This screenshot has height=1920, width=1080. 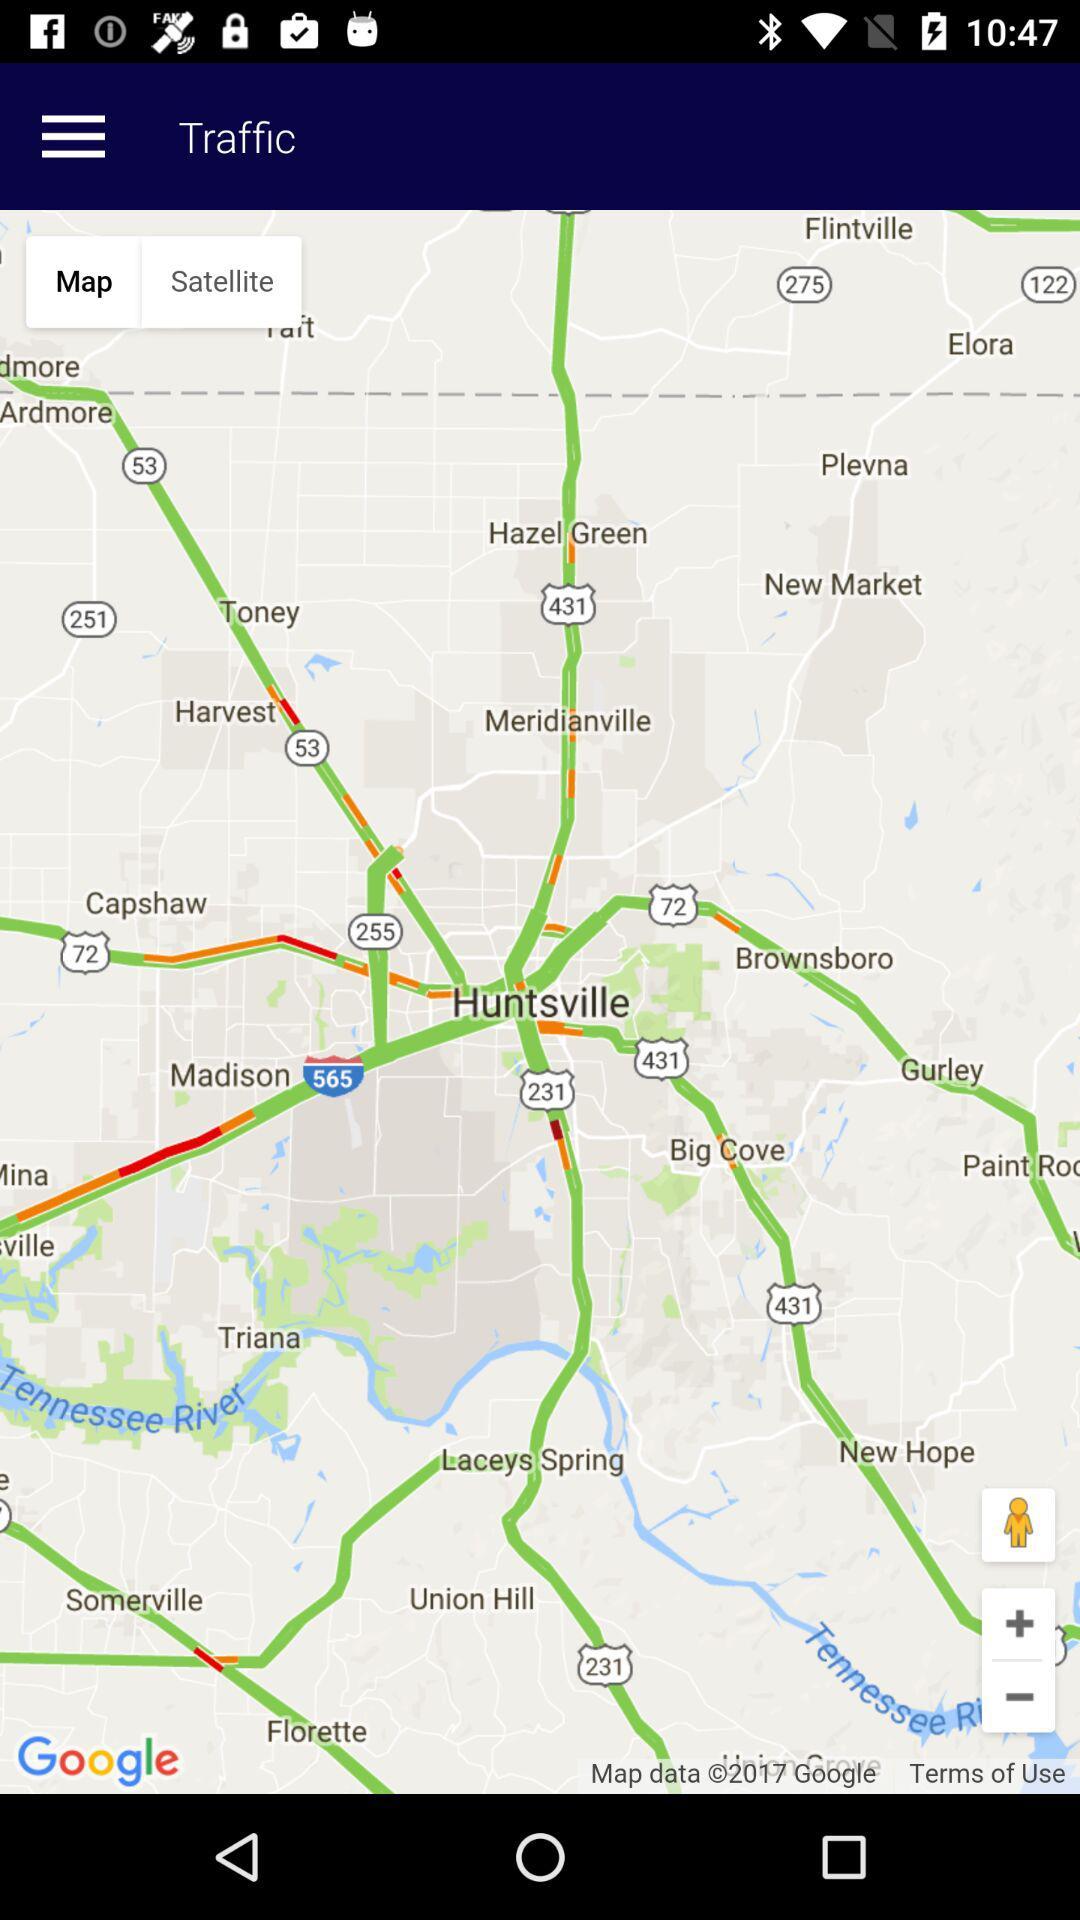 What do you see at coordinates (72, 135) in the screenshot?
I see `more details` at bounding box center [72, 135].